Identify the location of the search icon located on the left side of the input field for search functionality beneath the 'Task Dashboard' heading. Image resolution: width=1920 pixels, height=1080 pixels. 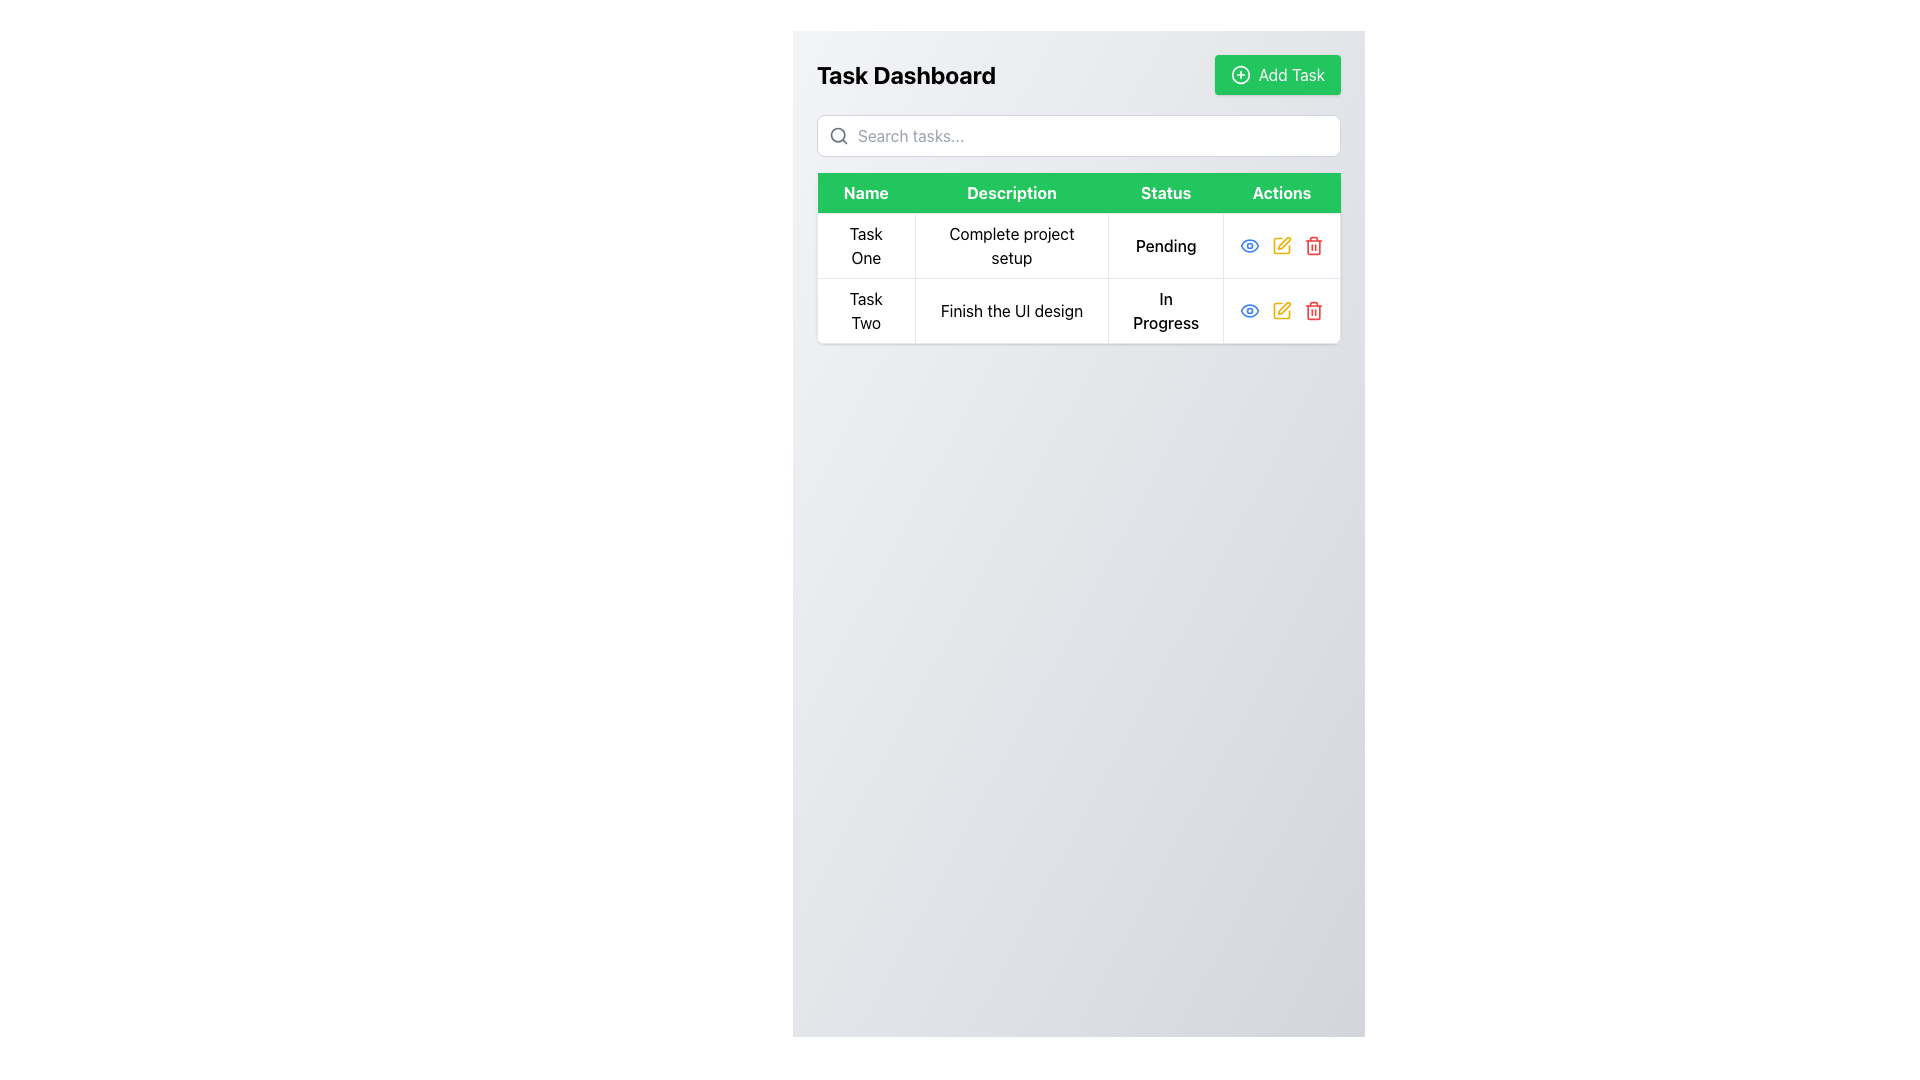
(839, 135).